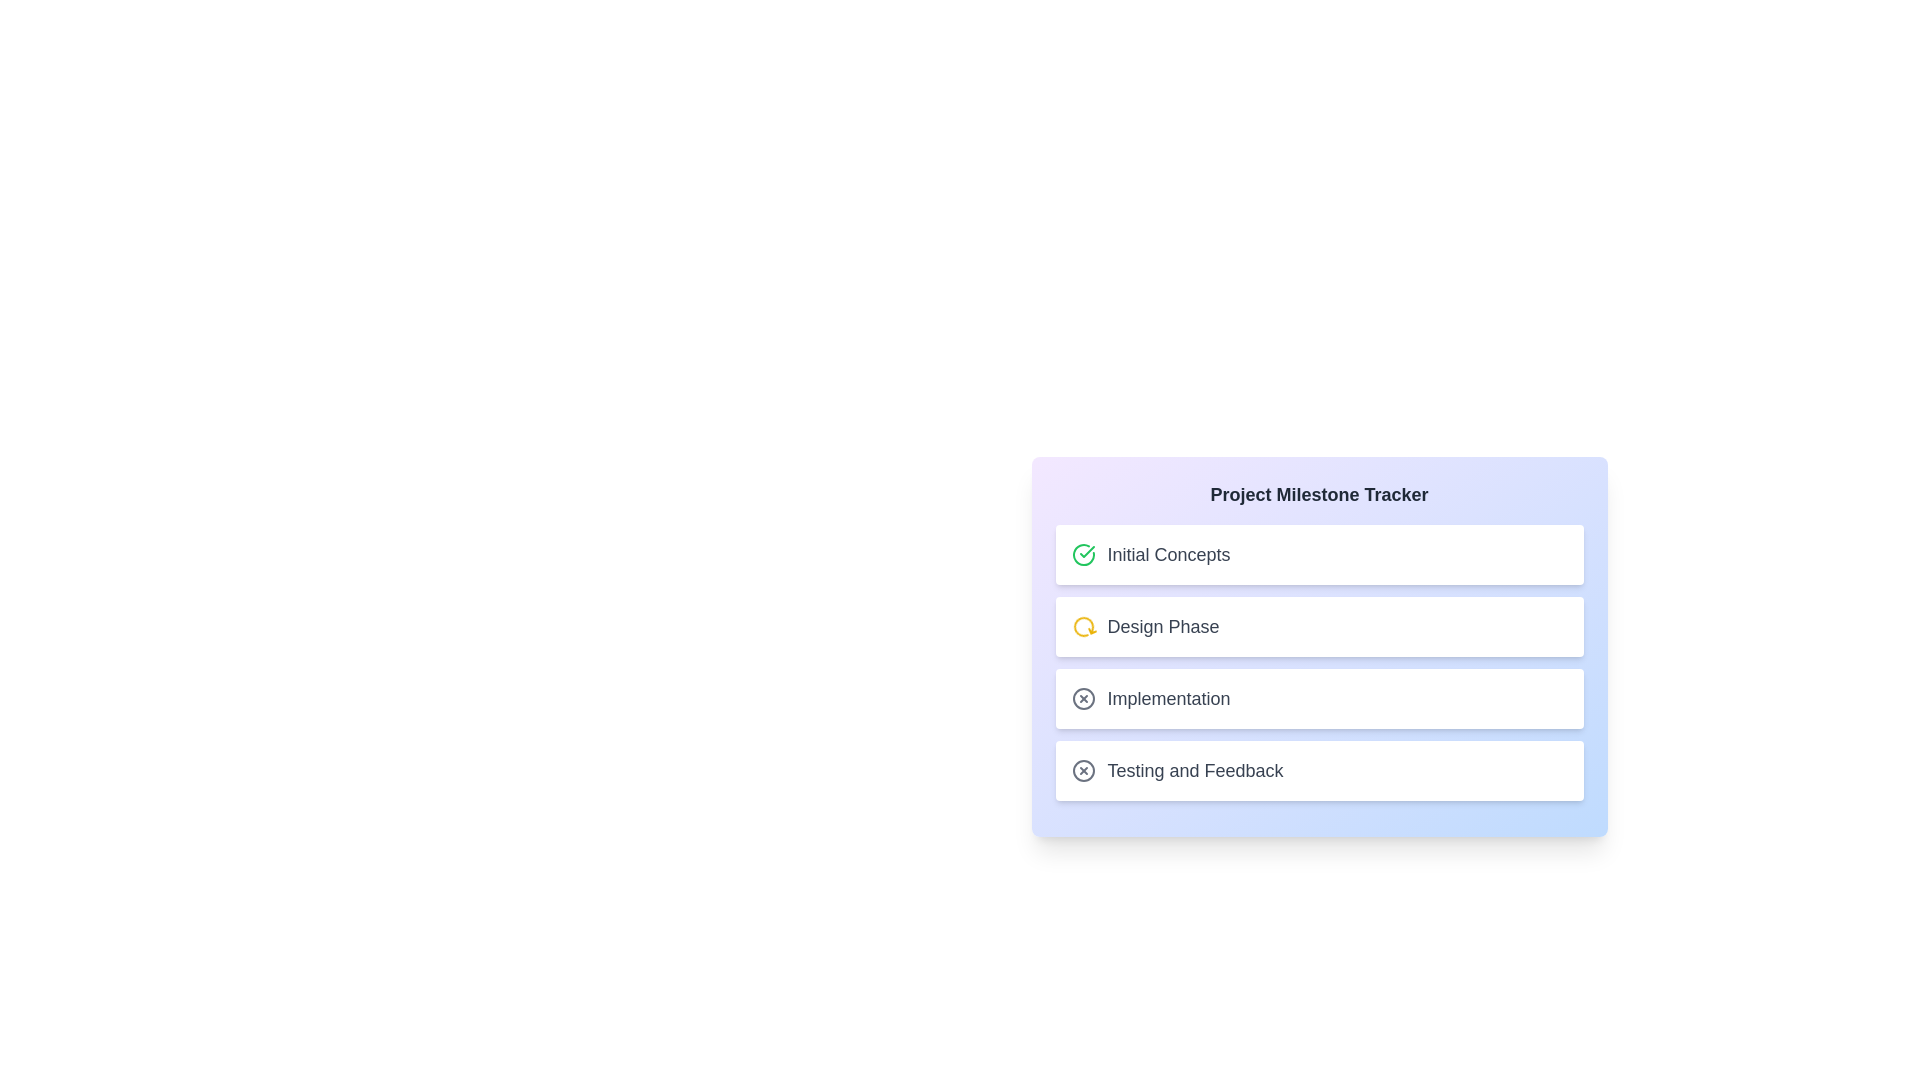 The width and height of the screenshot is (1920, 1080). I want to click on the 'Implementation' text label in the milestone tracker interface for accessibility tools, so click(1169, 697).